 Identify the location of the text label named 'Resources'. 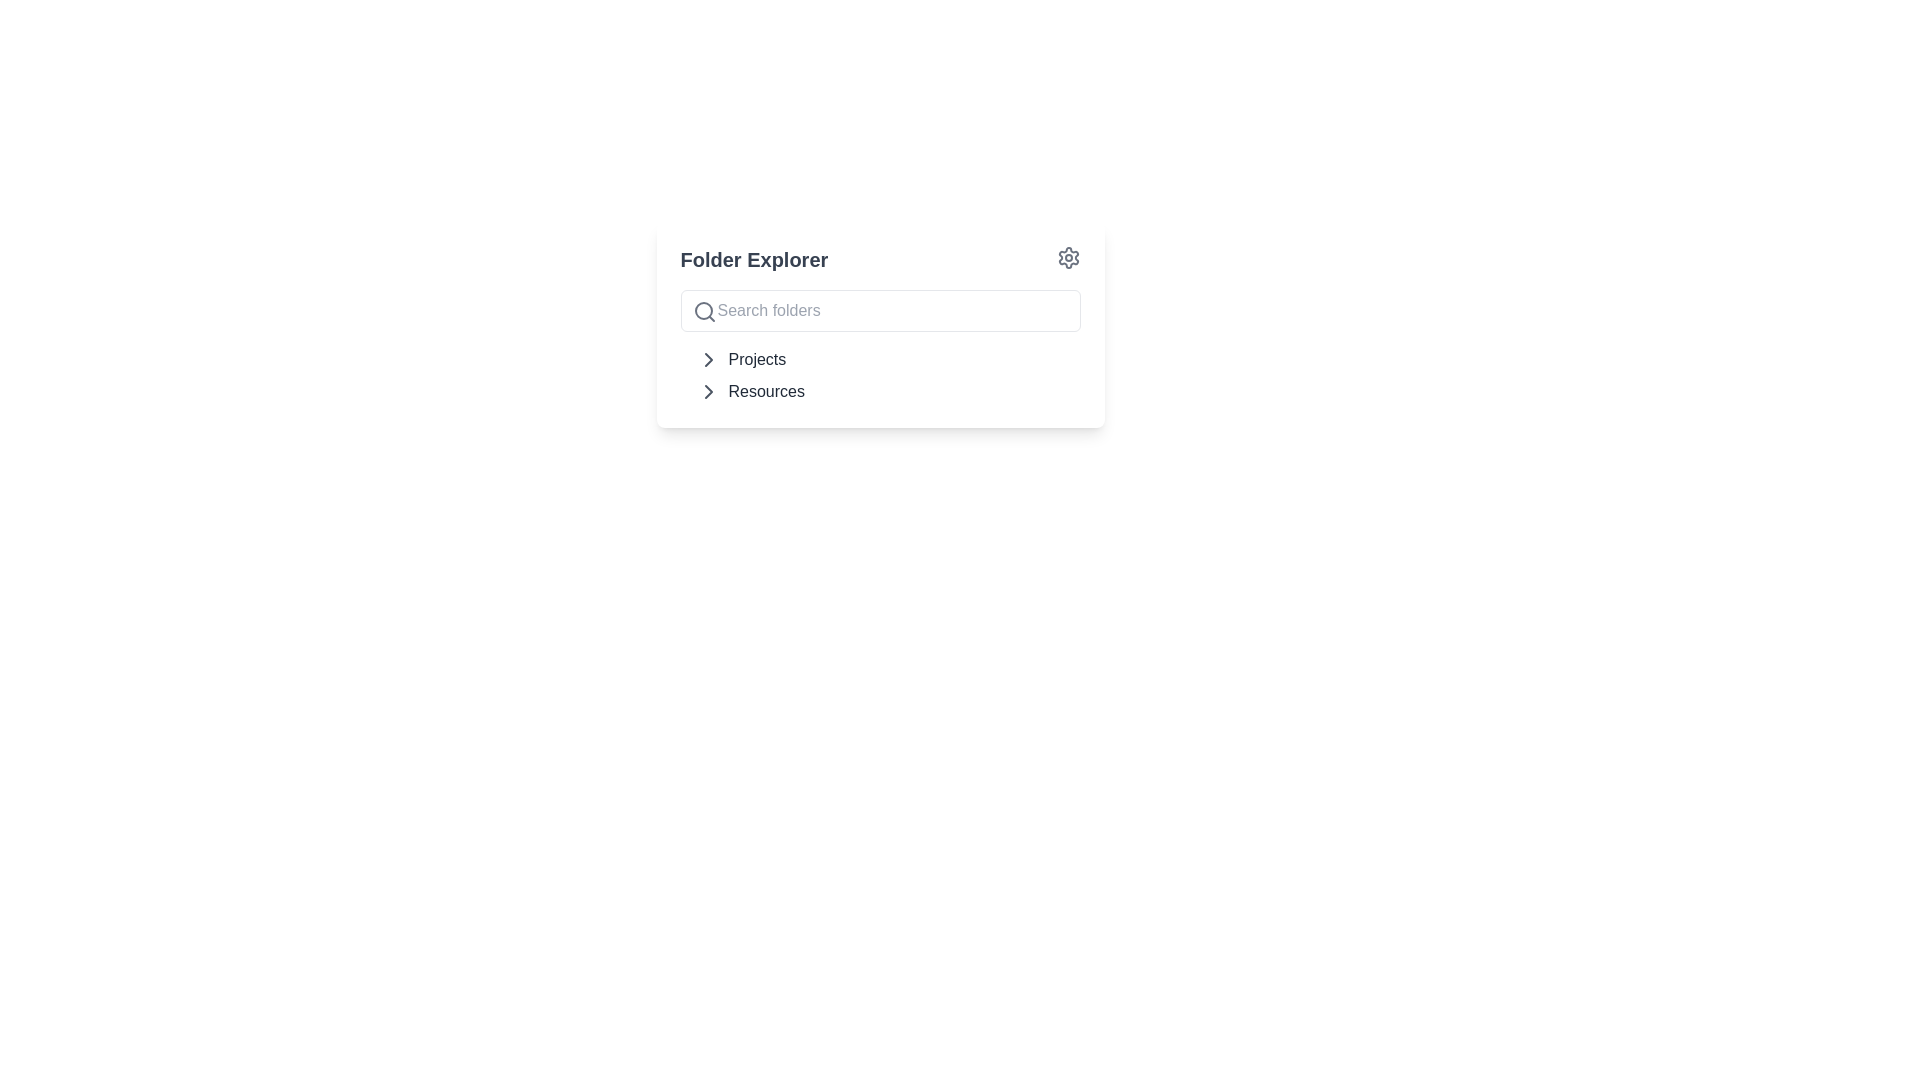
(765, 392).